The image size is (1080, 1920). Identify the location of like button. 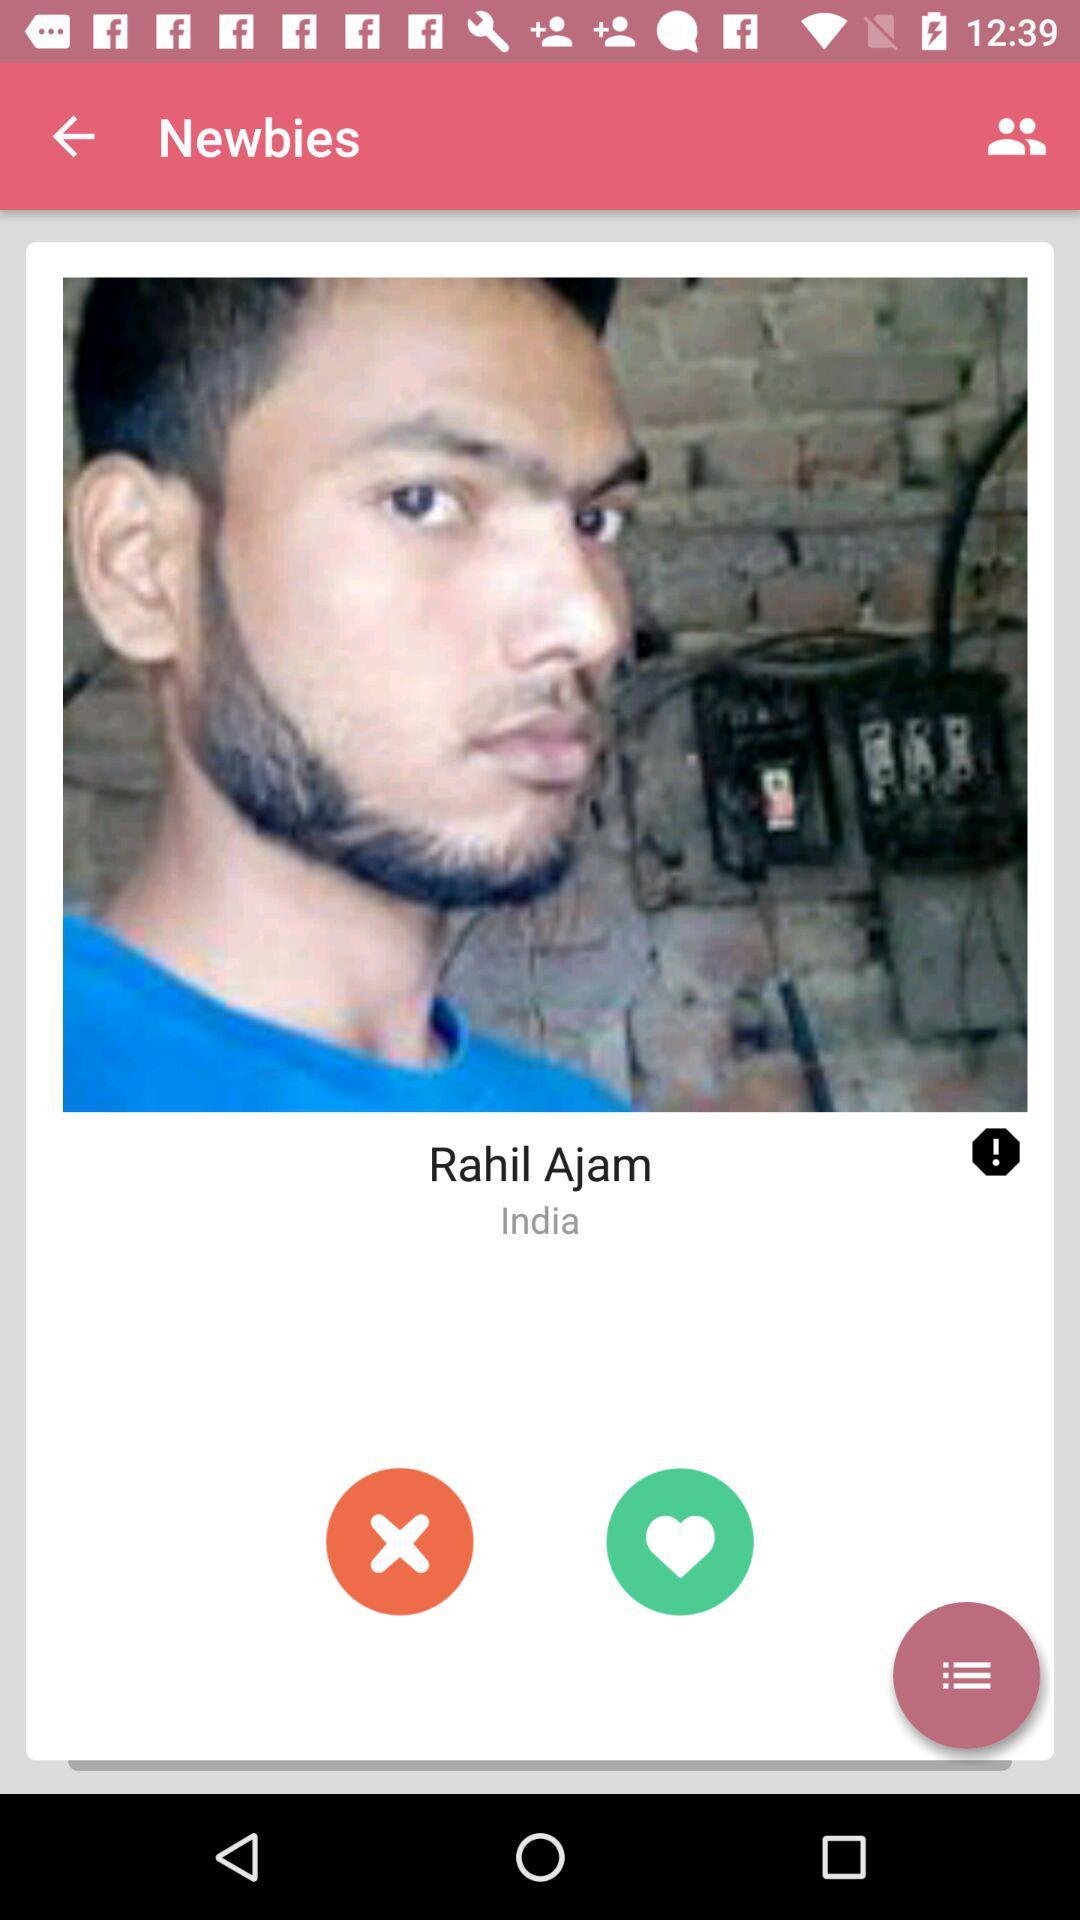
(678, 1540).